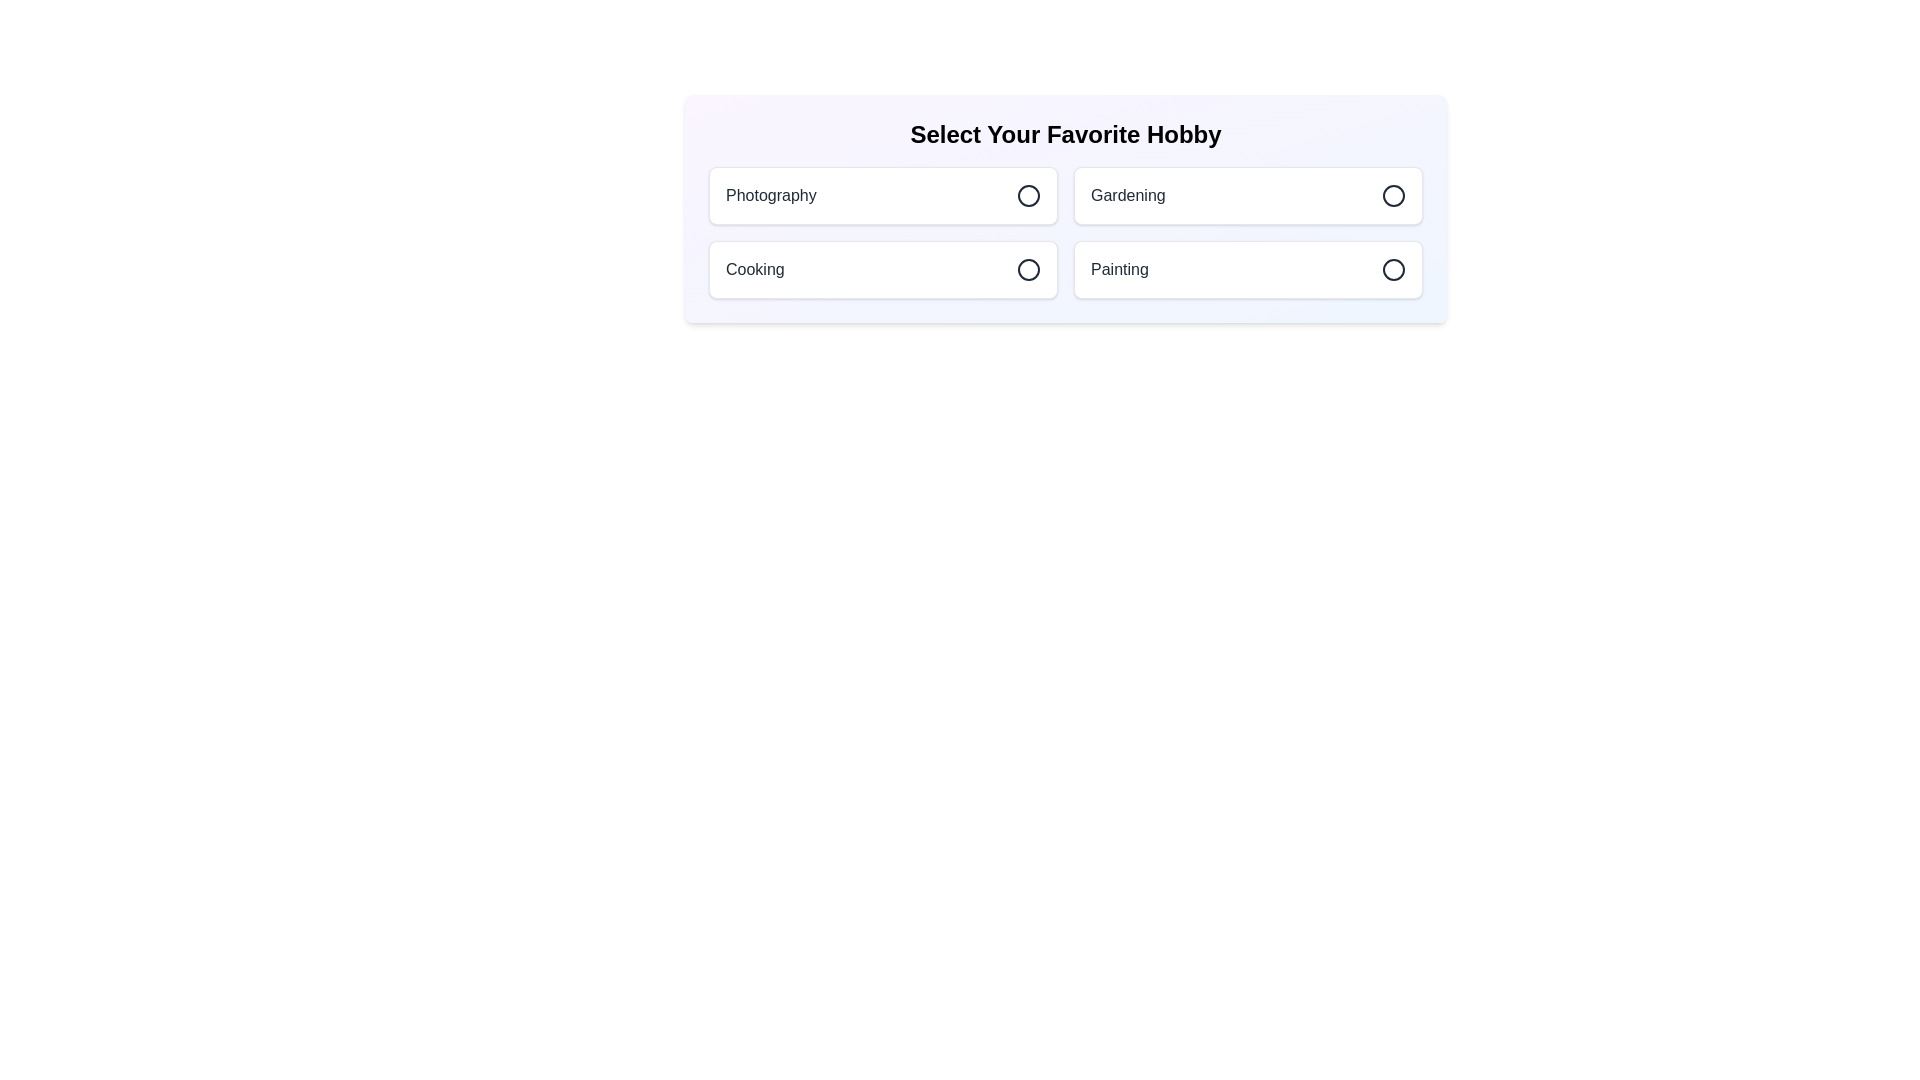 The image size is (1920, 1080). I want to click on the radio button for the 'Gardening' hobby option located near the top-right of the second column in the card titled 'Select Your Favorite Hobby', so click(1392, 196).